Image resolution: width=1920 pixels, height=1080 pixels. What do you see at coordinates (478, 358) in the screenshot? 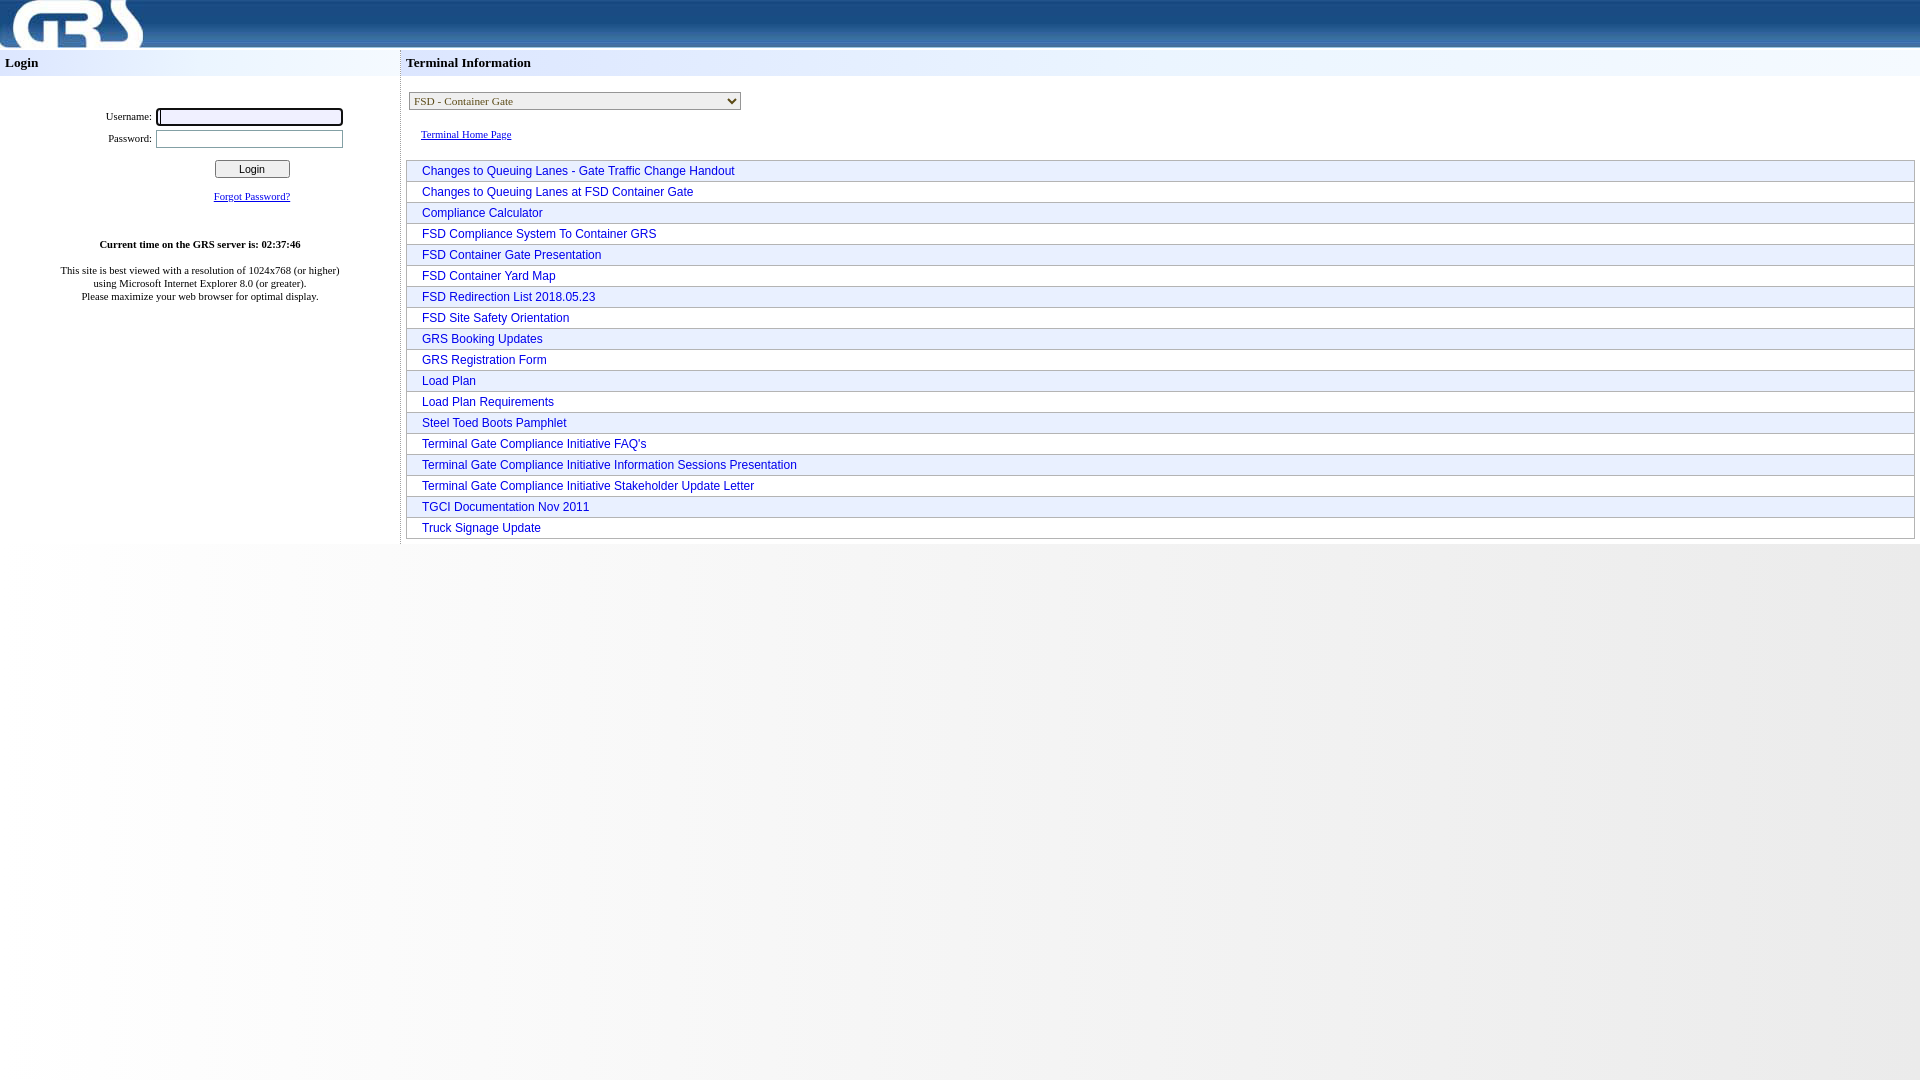
I see `'GRS Registration Form'` at bounding box center [478, 358].